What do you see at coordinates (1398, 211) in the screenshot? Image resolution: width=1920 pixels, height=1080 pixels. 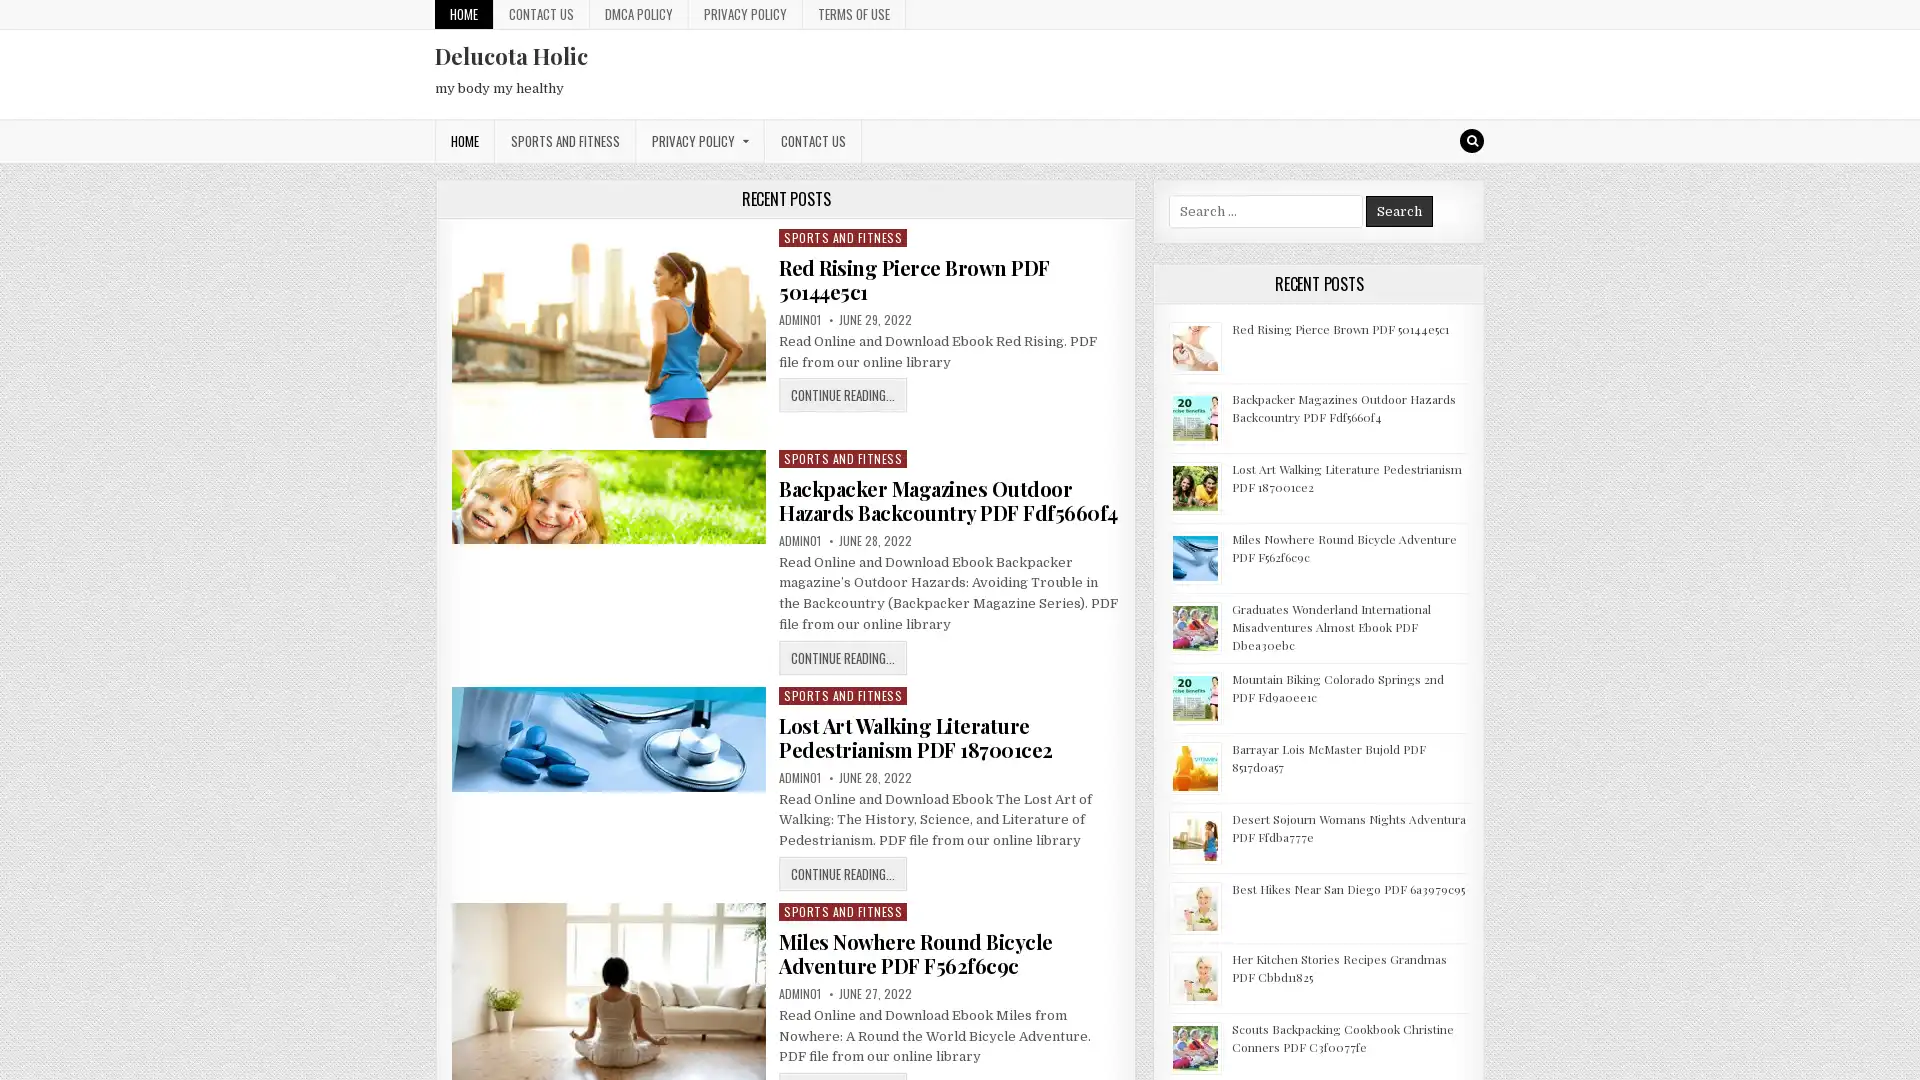 I see `Search` at bounding box center [1398, 211].